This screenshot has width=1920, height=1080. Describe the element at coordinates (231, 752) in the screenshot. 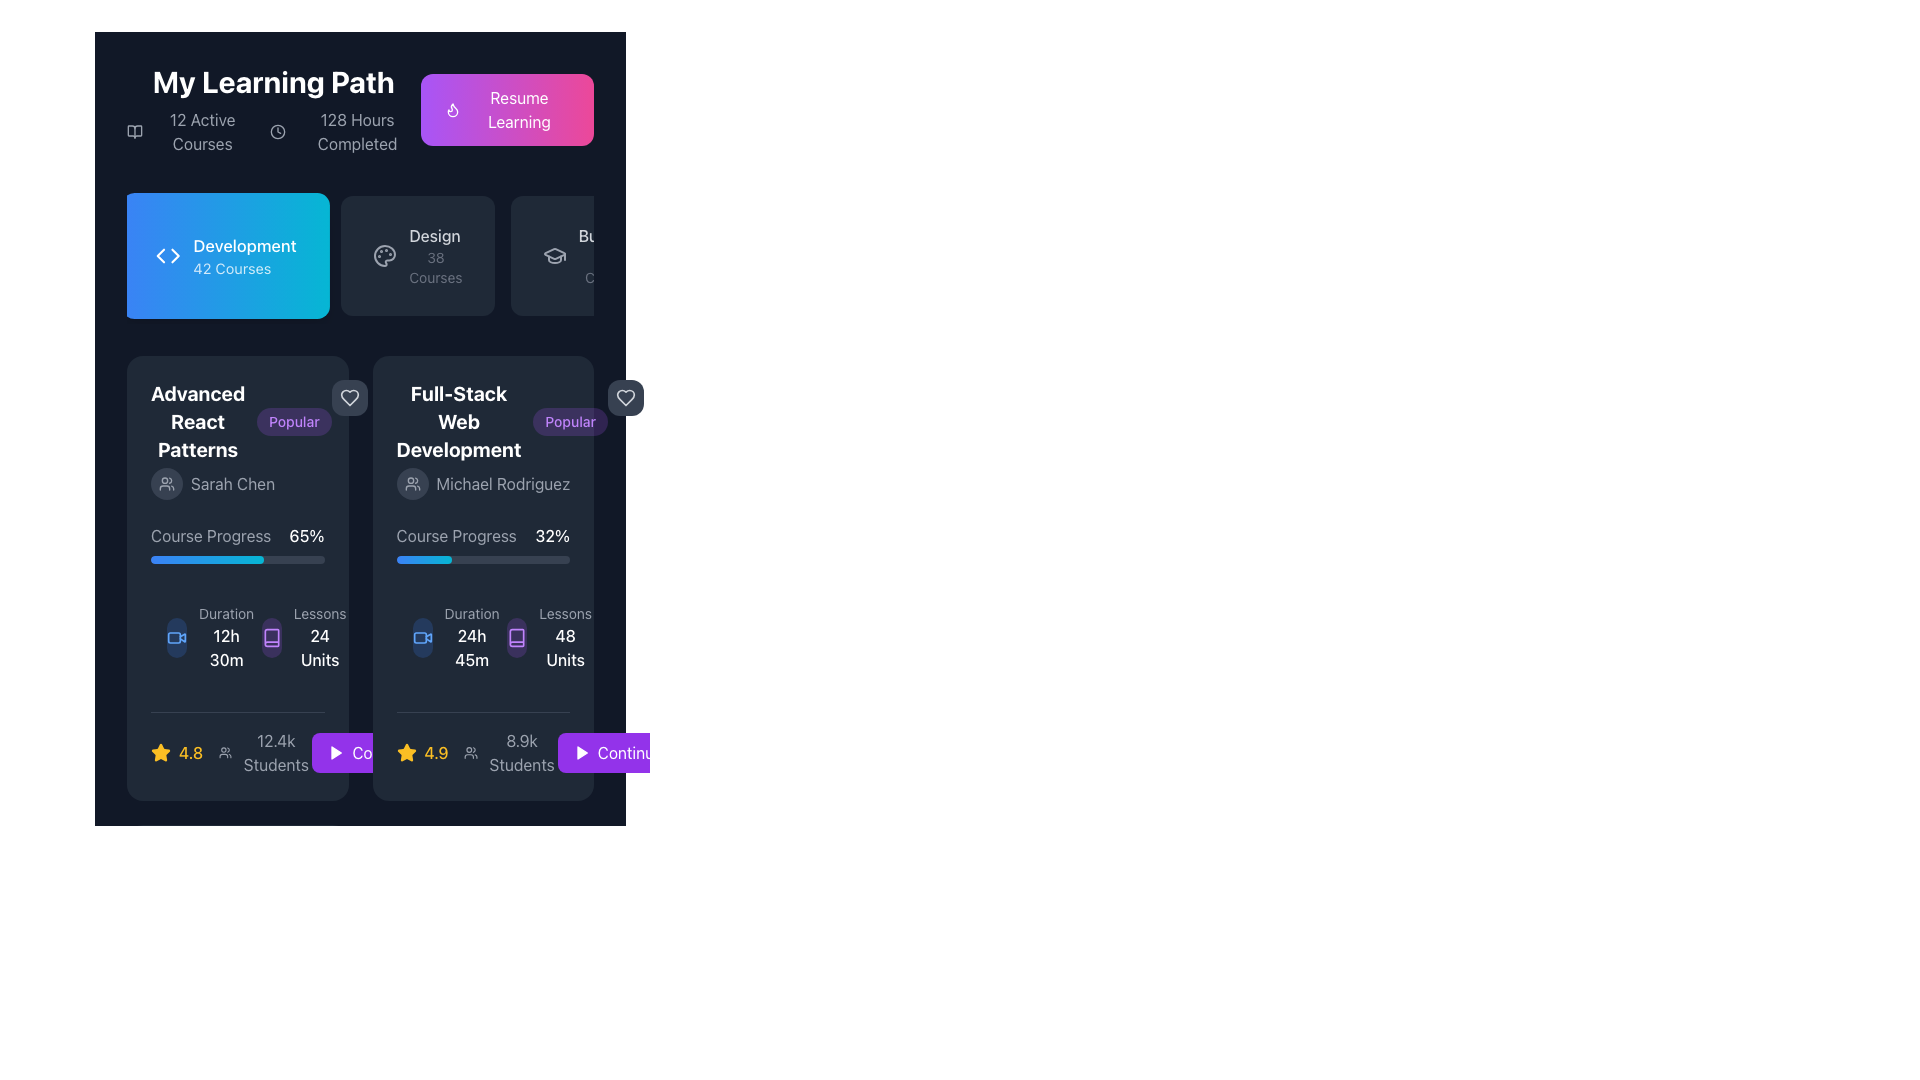

I see `course's average rating and student count displayed in the Composite informational display located at the bottom left of the 'Advanced React Patterns' card, next to the action buttons` at that location.